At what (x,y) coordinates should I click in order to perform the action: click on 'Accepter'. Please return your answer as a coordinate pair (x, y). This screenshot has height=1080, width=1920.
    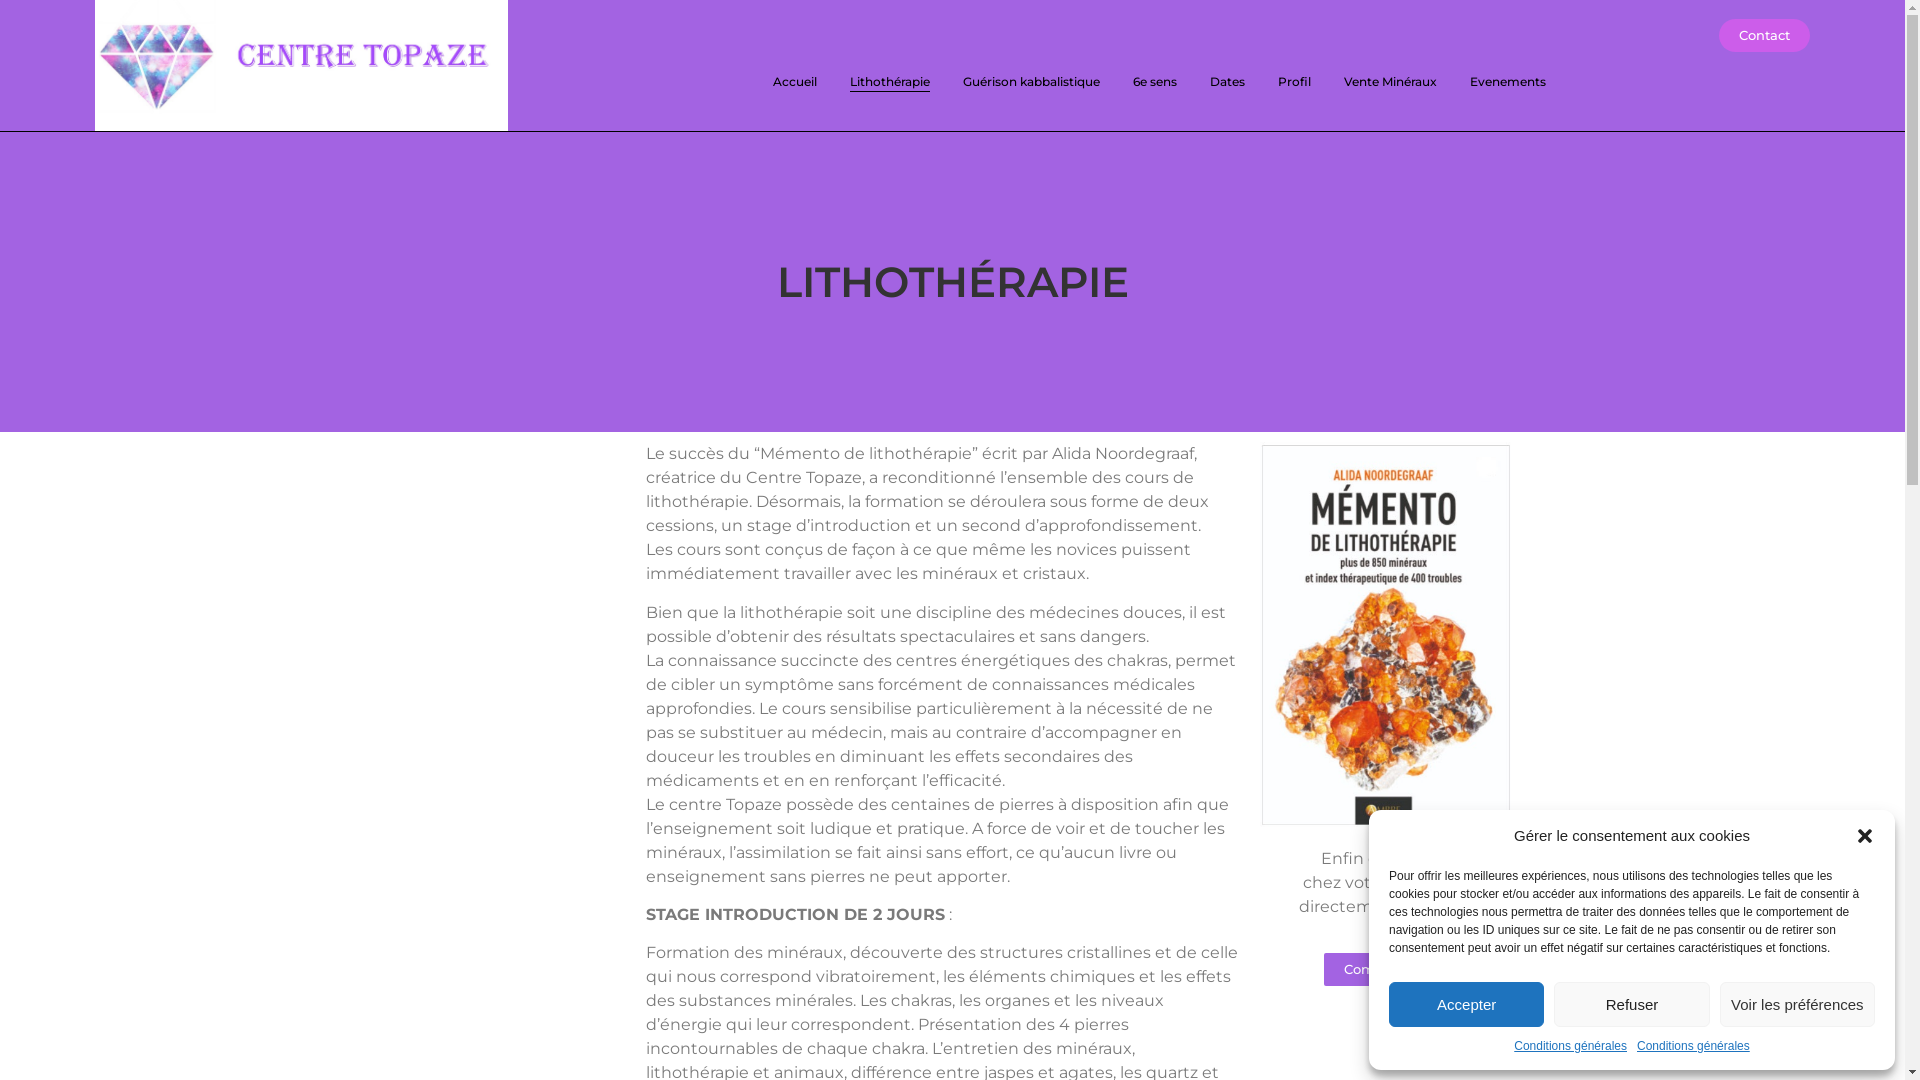
    Looking at the image, I should click on (1466, 1004).